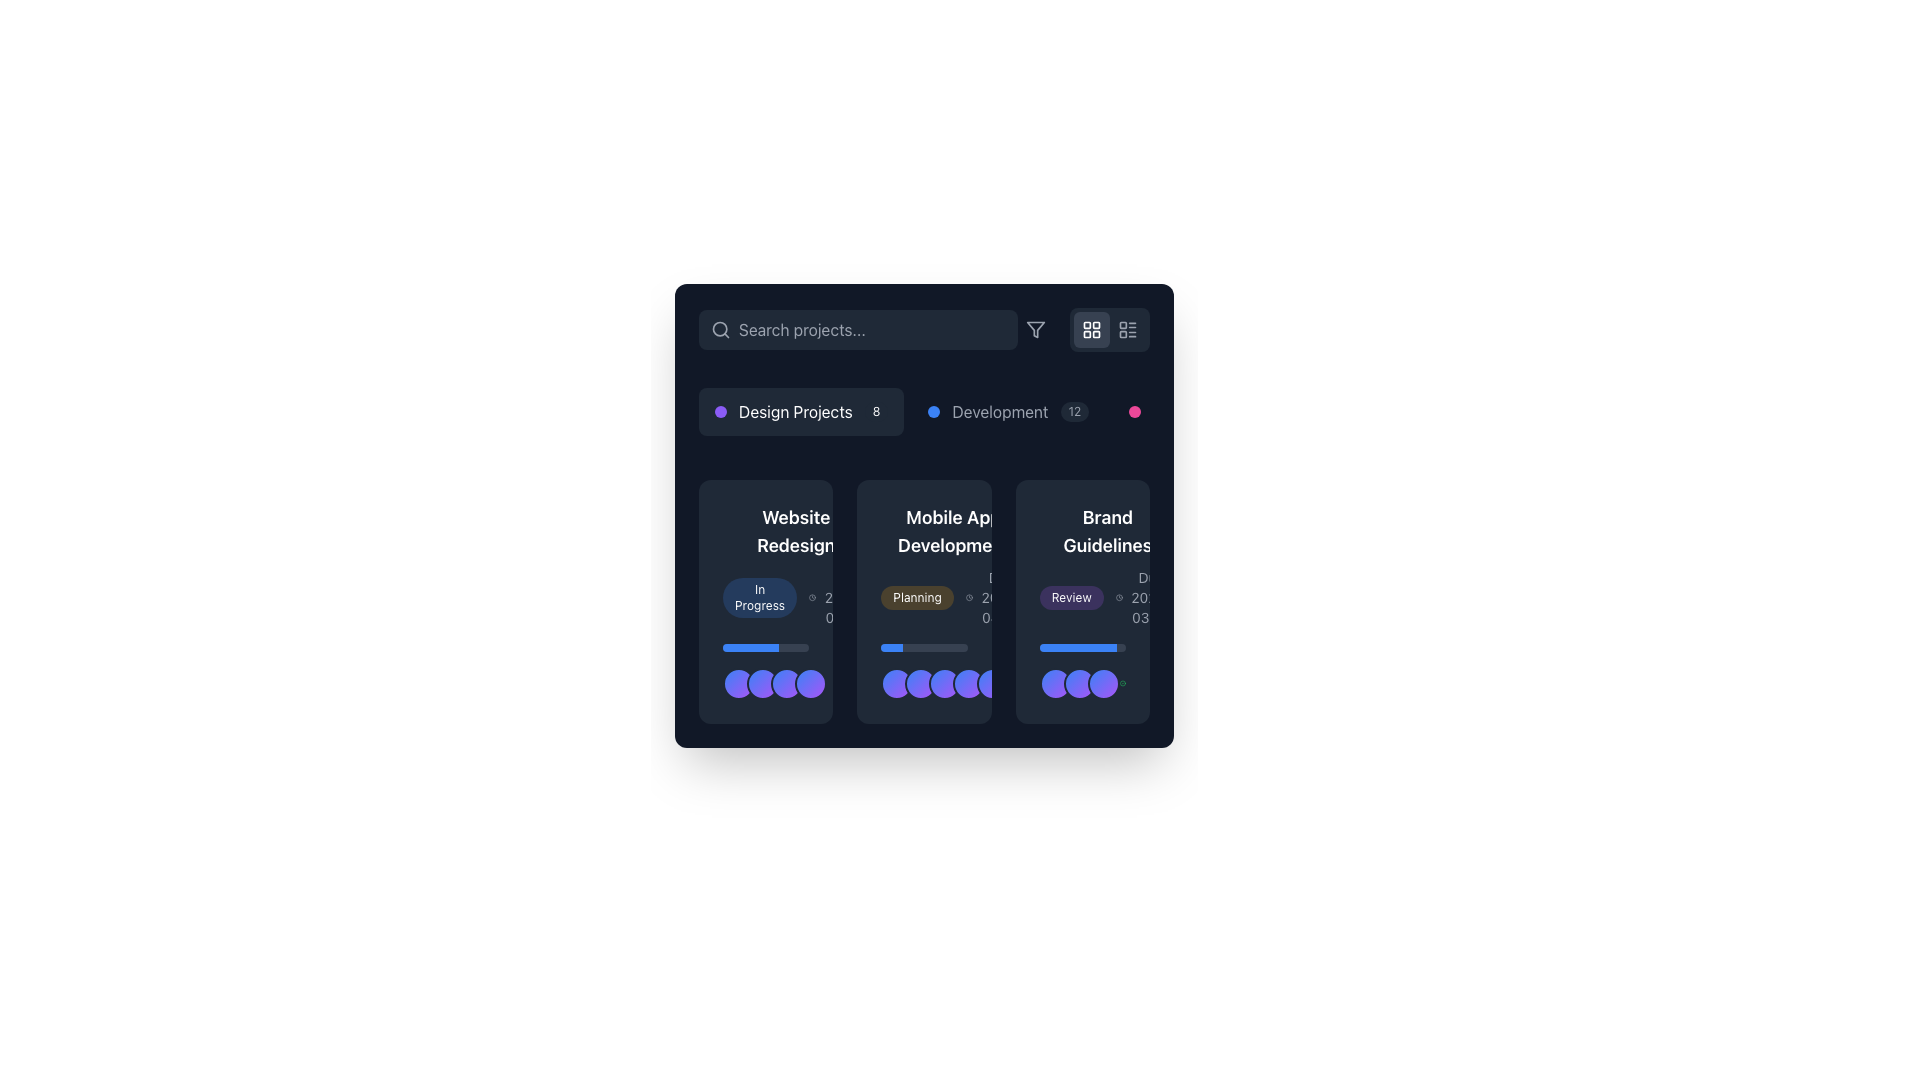  What do you see at coordinates (765, 566) in the screenshot?
I see `the 'In Progress' status indicator badge located inside the leftmost project card below the title 'Website Redesign'` at bounding box center [765, 566].